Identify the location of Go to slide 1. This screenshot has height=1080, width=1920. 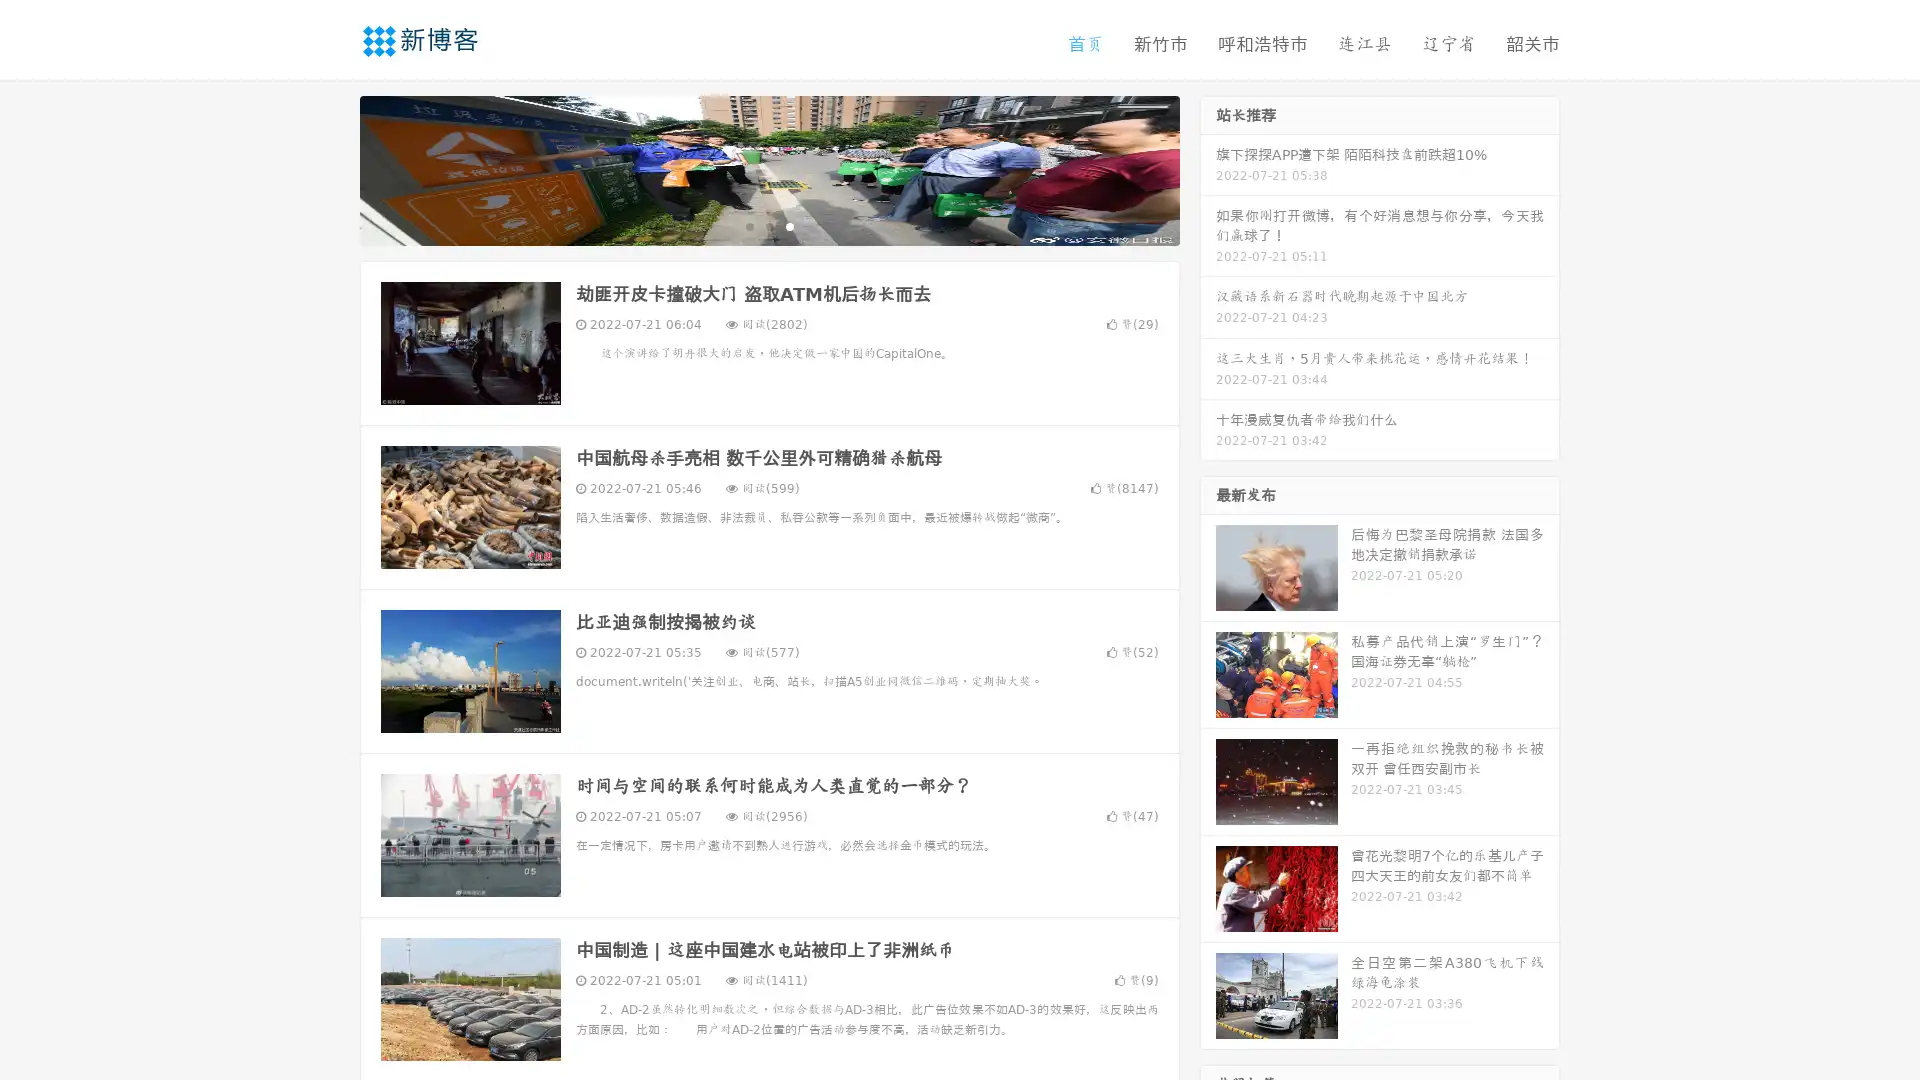
(748, 225).